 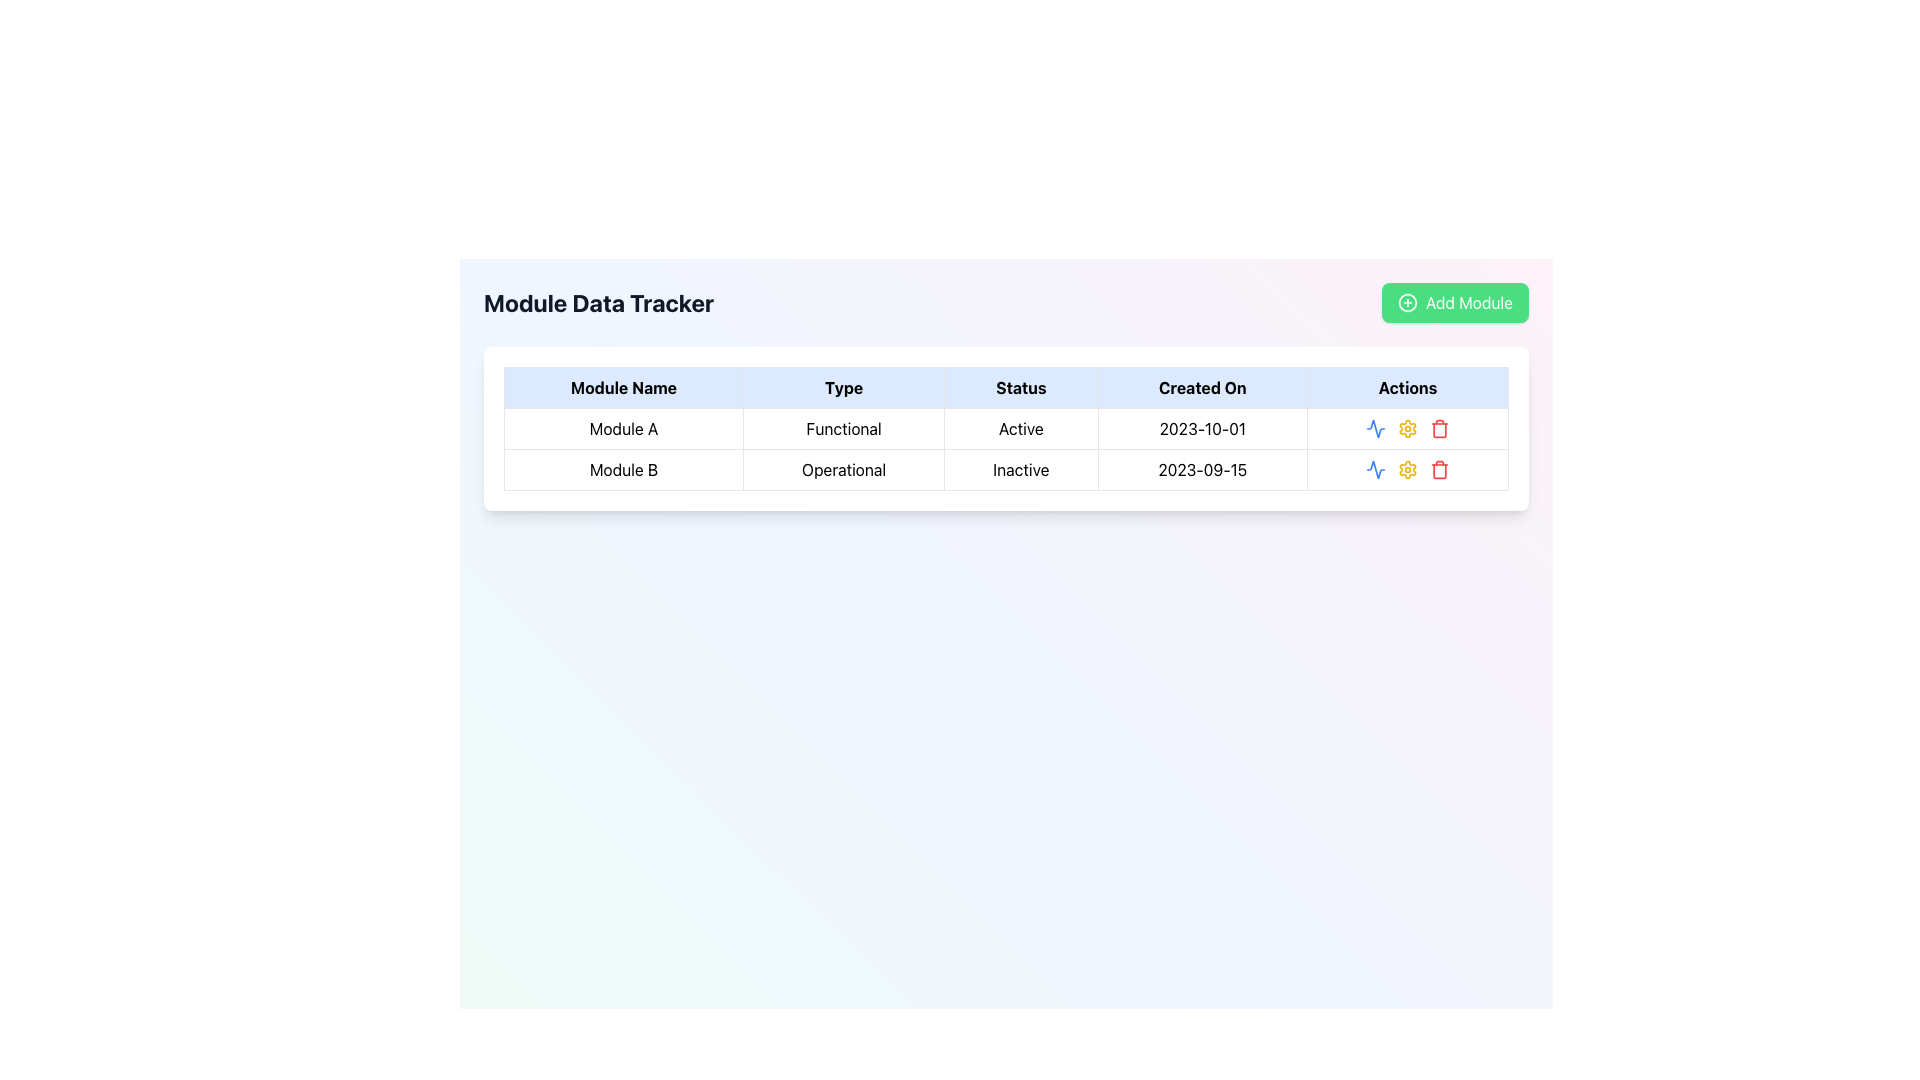 I want to click on displayed text in the 'Created On' column of the second row for 'Module B' in the data table, which is a read-only informational element, so click(x=1201, y=470).